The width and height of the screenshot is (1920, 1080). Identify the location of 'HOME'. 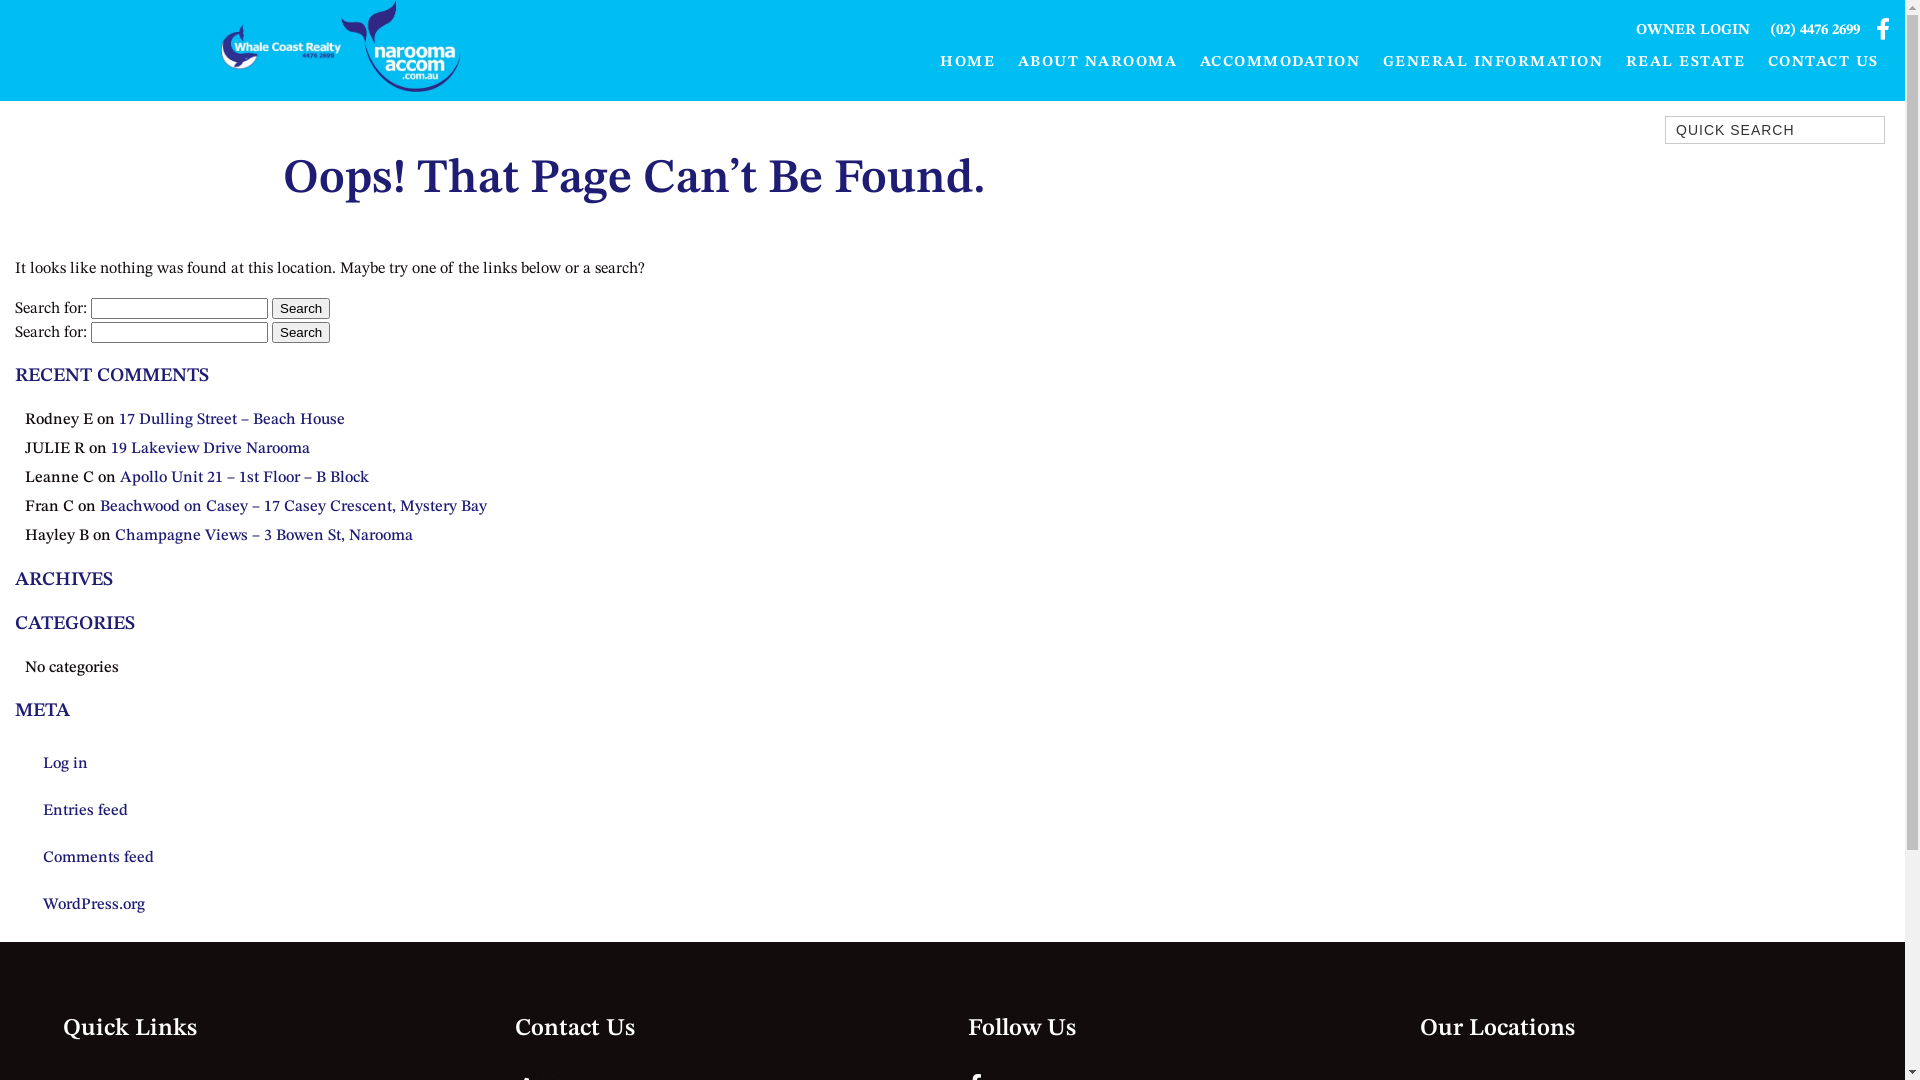
(968, 61).